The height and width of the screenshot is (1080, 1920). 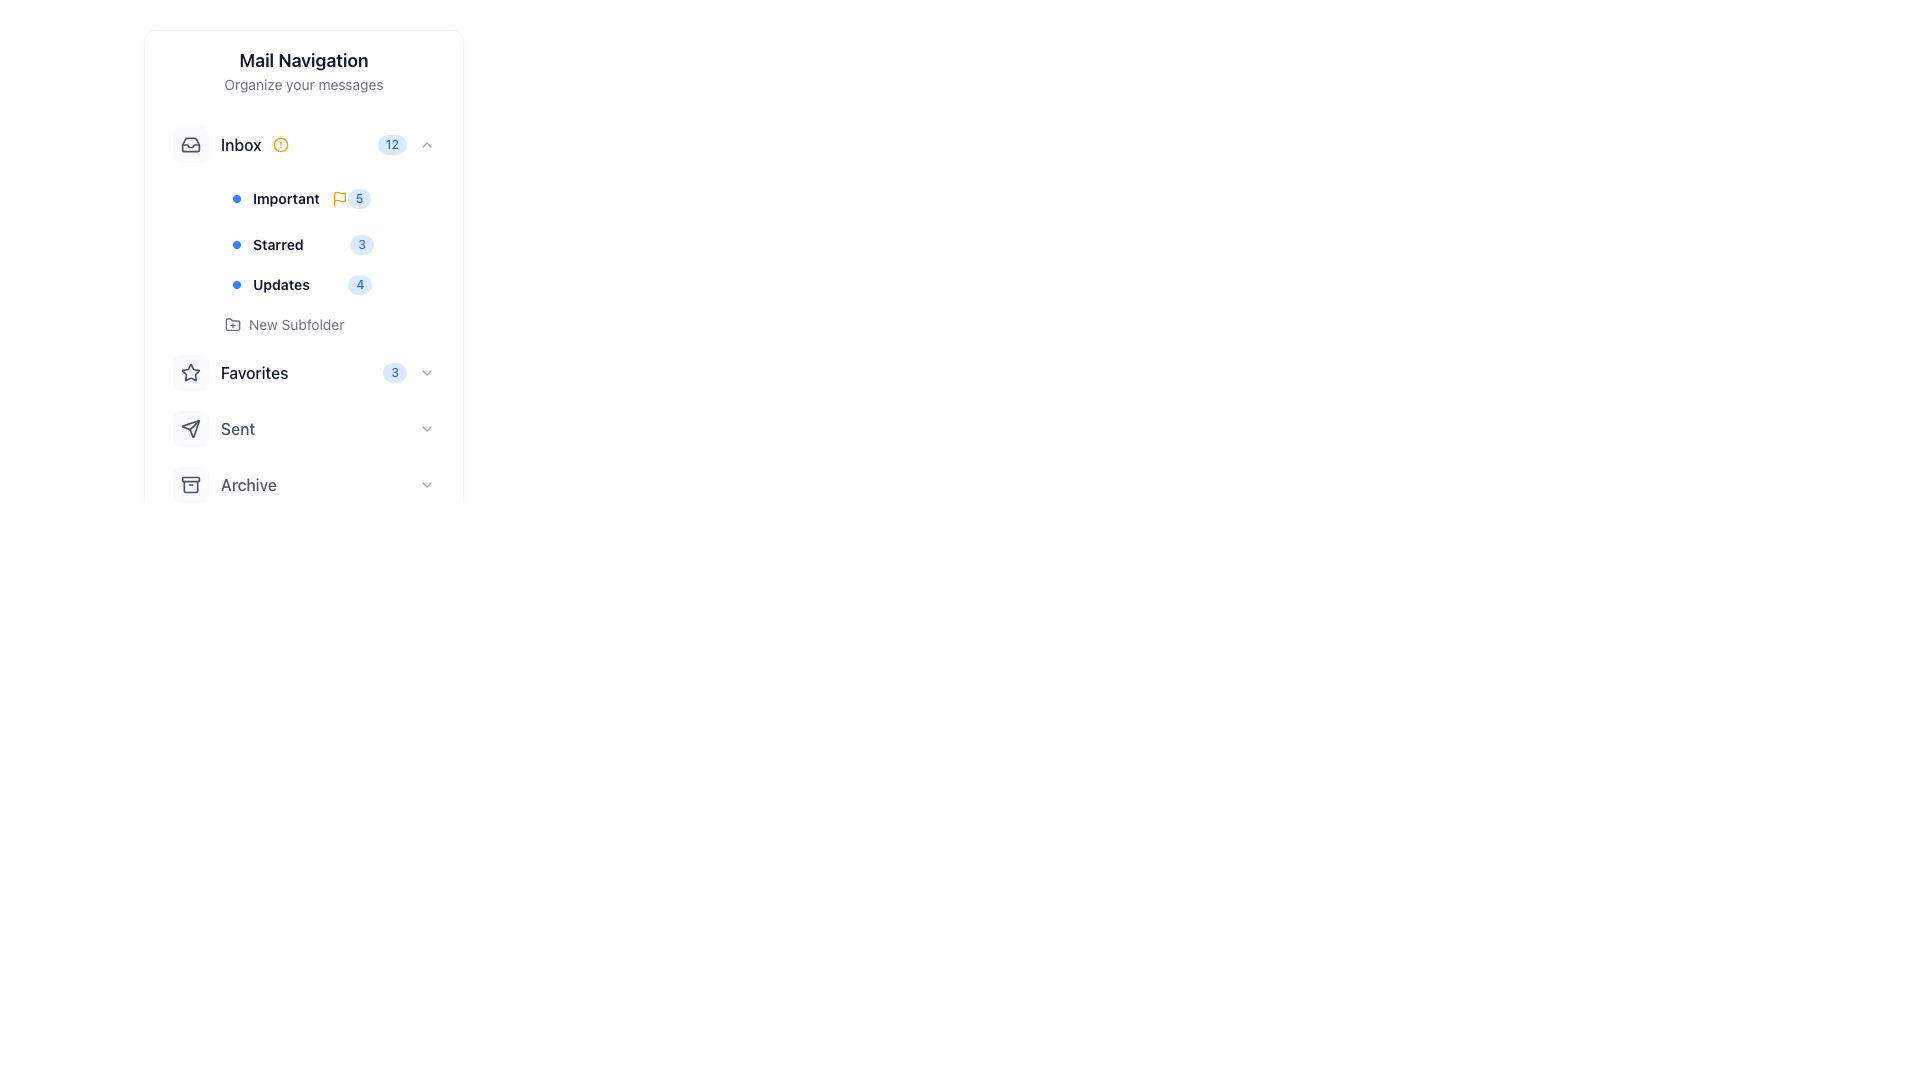 I want to click on the 'Updates' category label located in the navigation panel on the left side, which is the third item under the 'Inbox' section, so click(x=270, y=285).